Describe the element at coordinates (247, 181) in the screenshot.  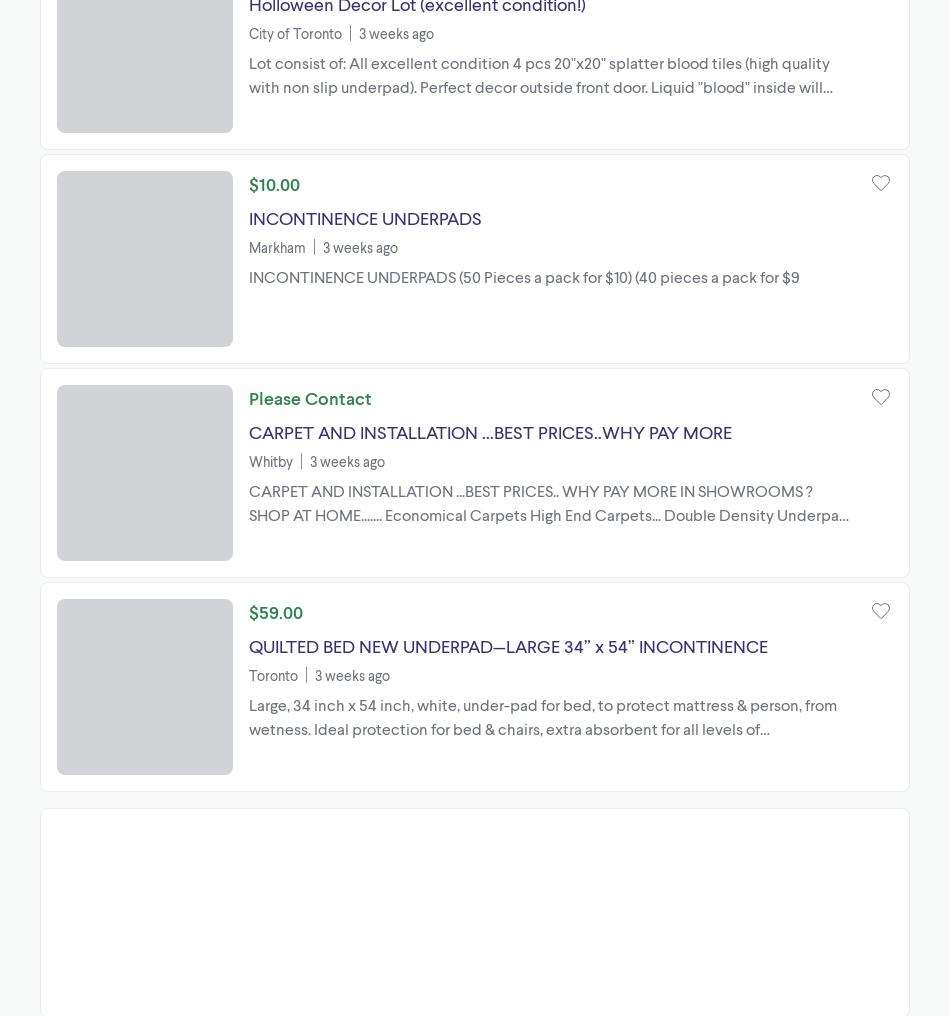
I see `'$10.00'` at that location.